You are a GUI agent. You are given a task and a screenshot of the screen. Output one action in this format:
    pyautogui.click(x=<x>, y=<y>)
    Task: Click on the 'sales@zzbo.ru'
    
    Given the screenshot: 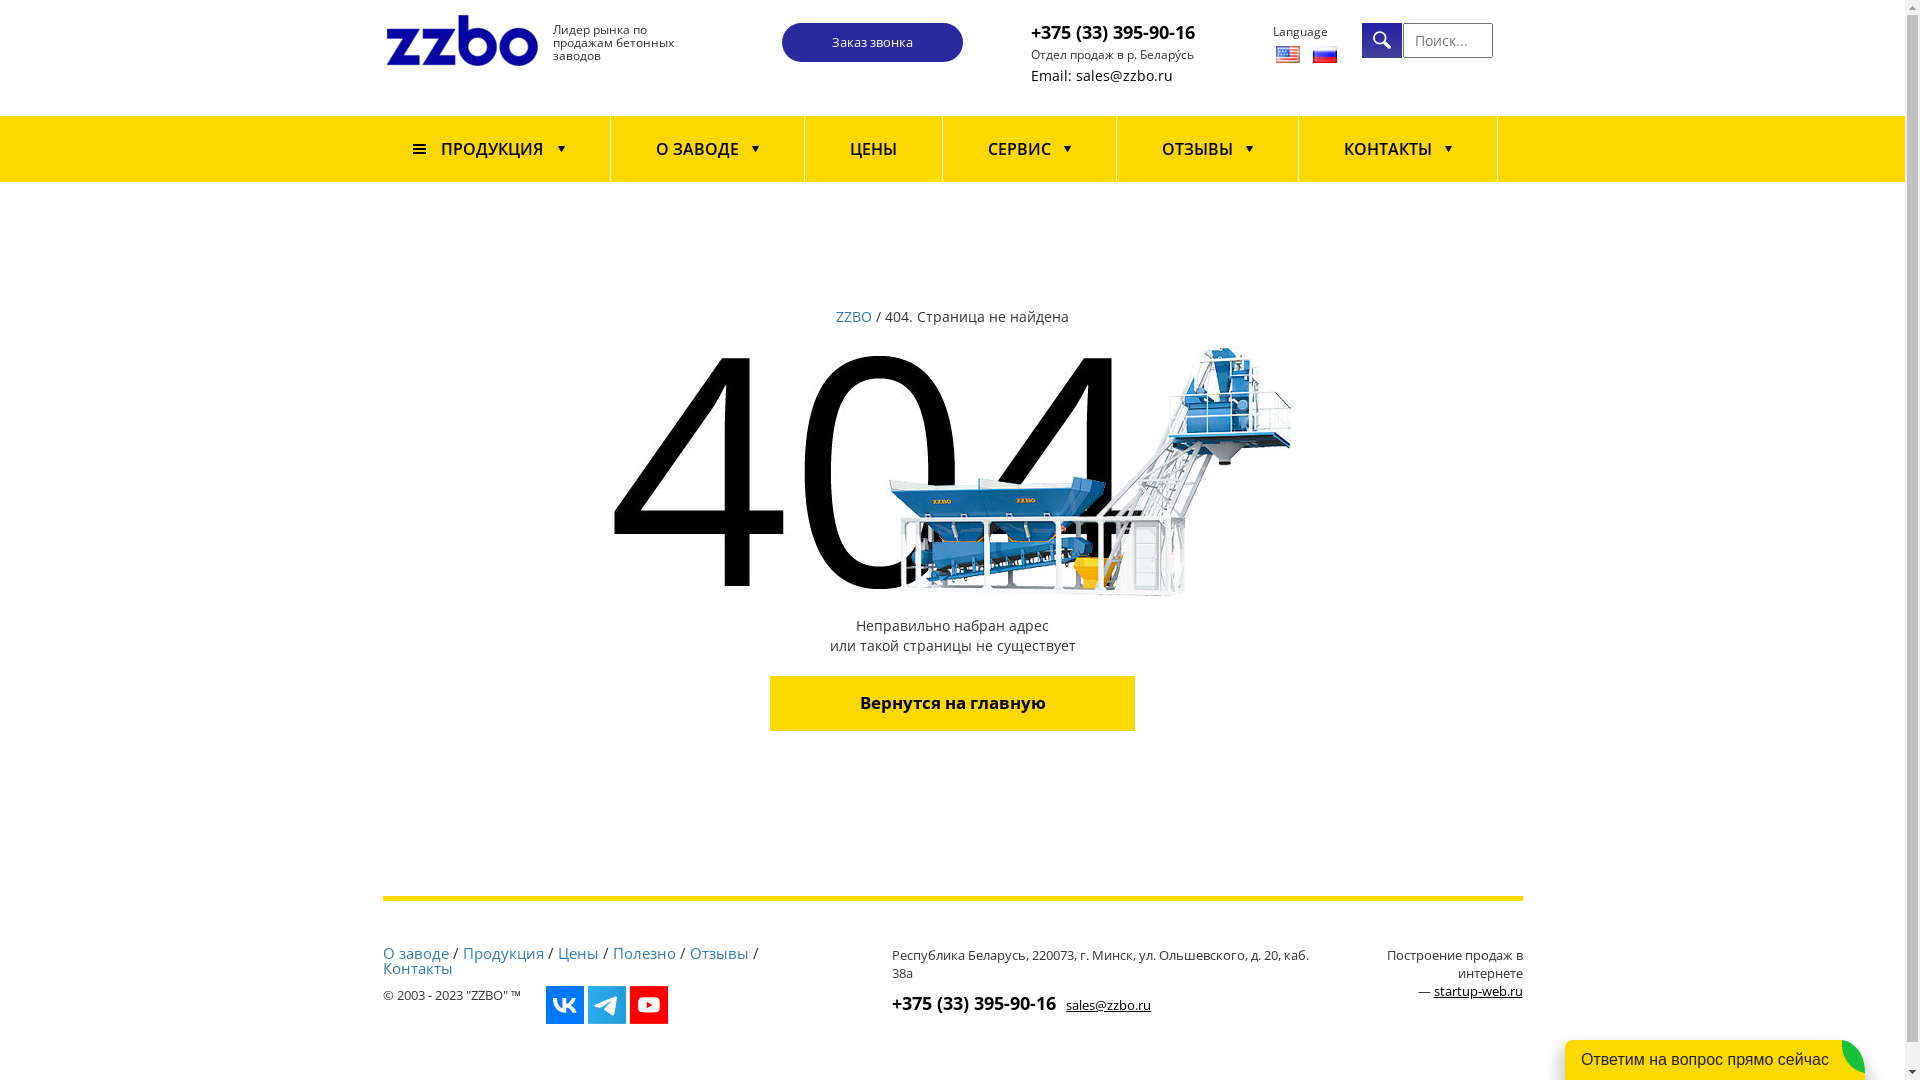 What is the action you would take?
    pyautogui.click(x=1107, y=1005)
    